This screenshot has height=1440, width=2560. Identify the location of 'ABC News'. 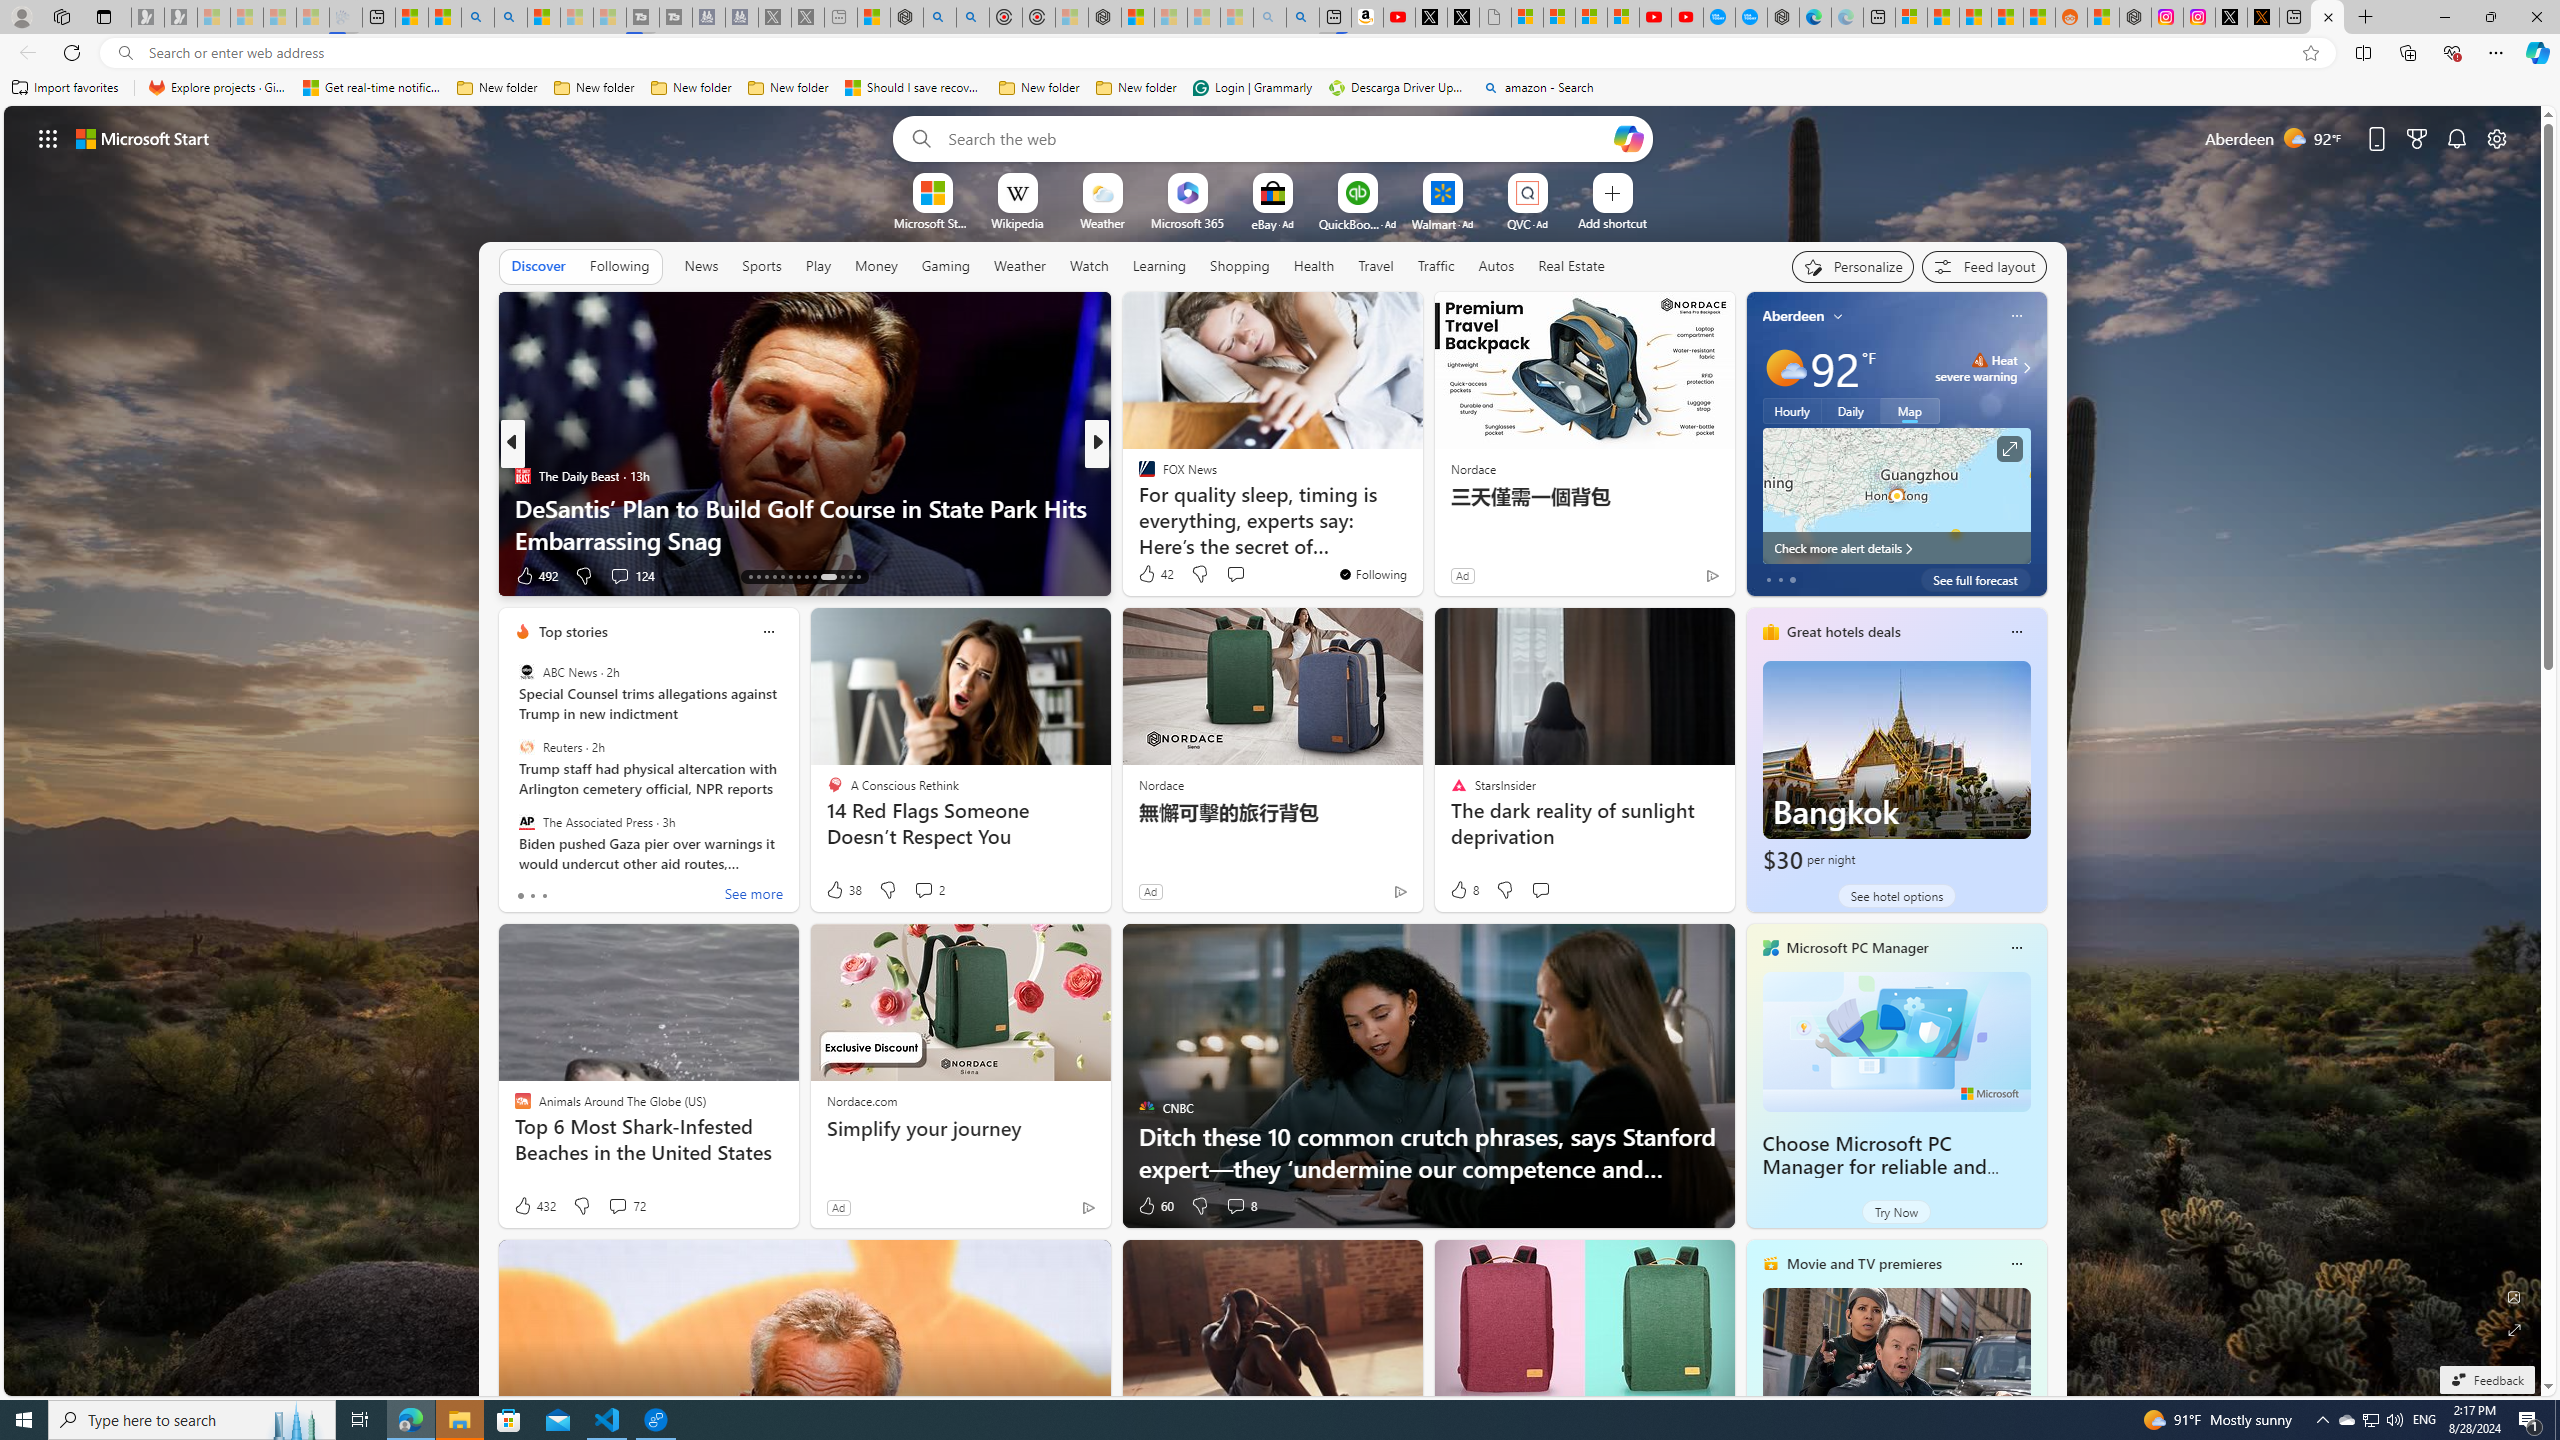
(525, 671).